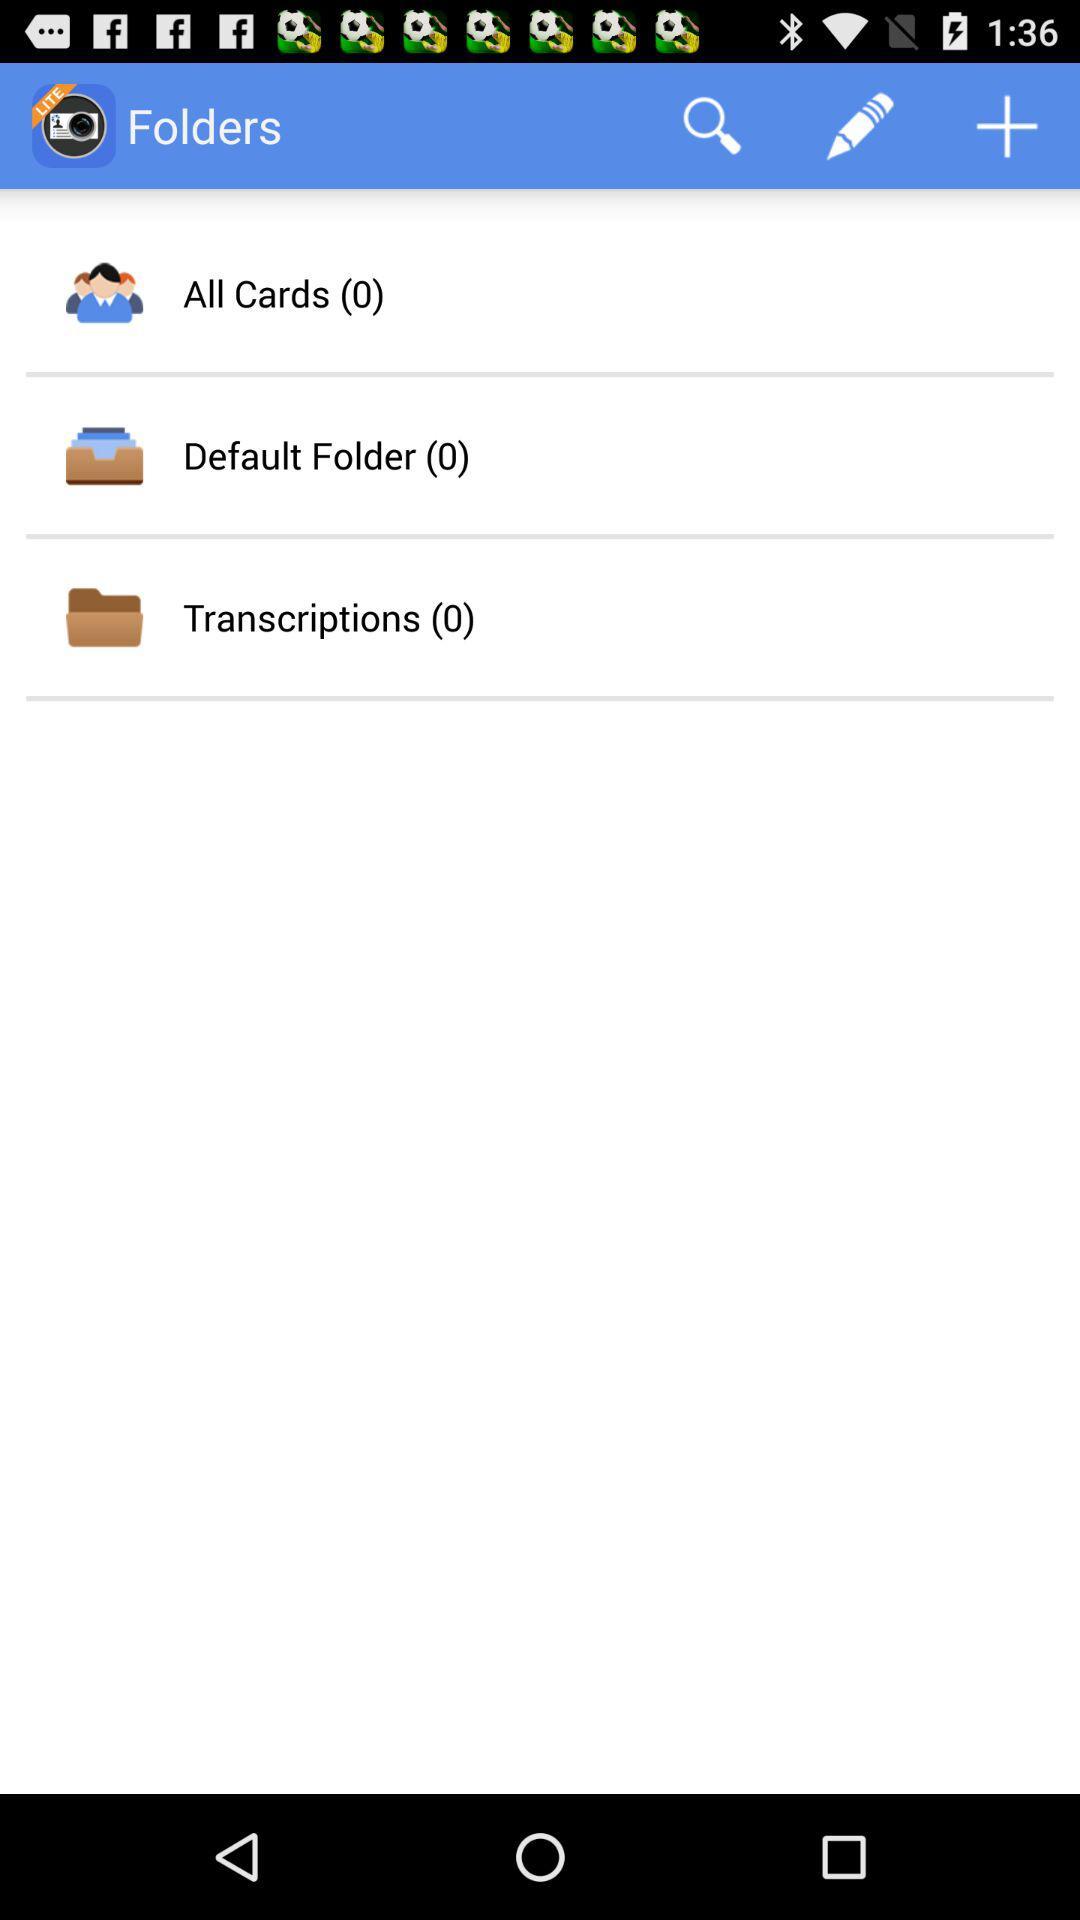  Describe the element at coordinates (283, 292) in the screenshot. I see `the item below the folders` at that location.